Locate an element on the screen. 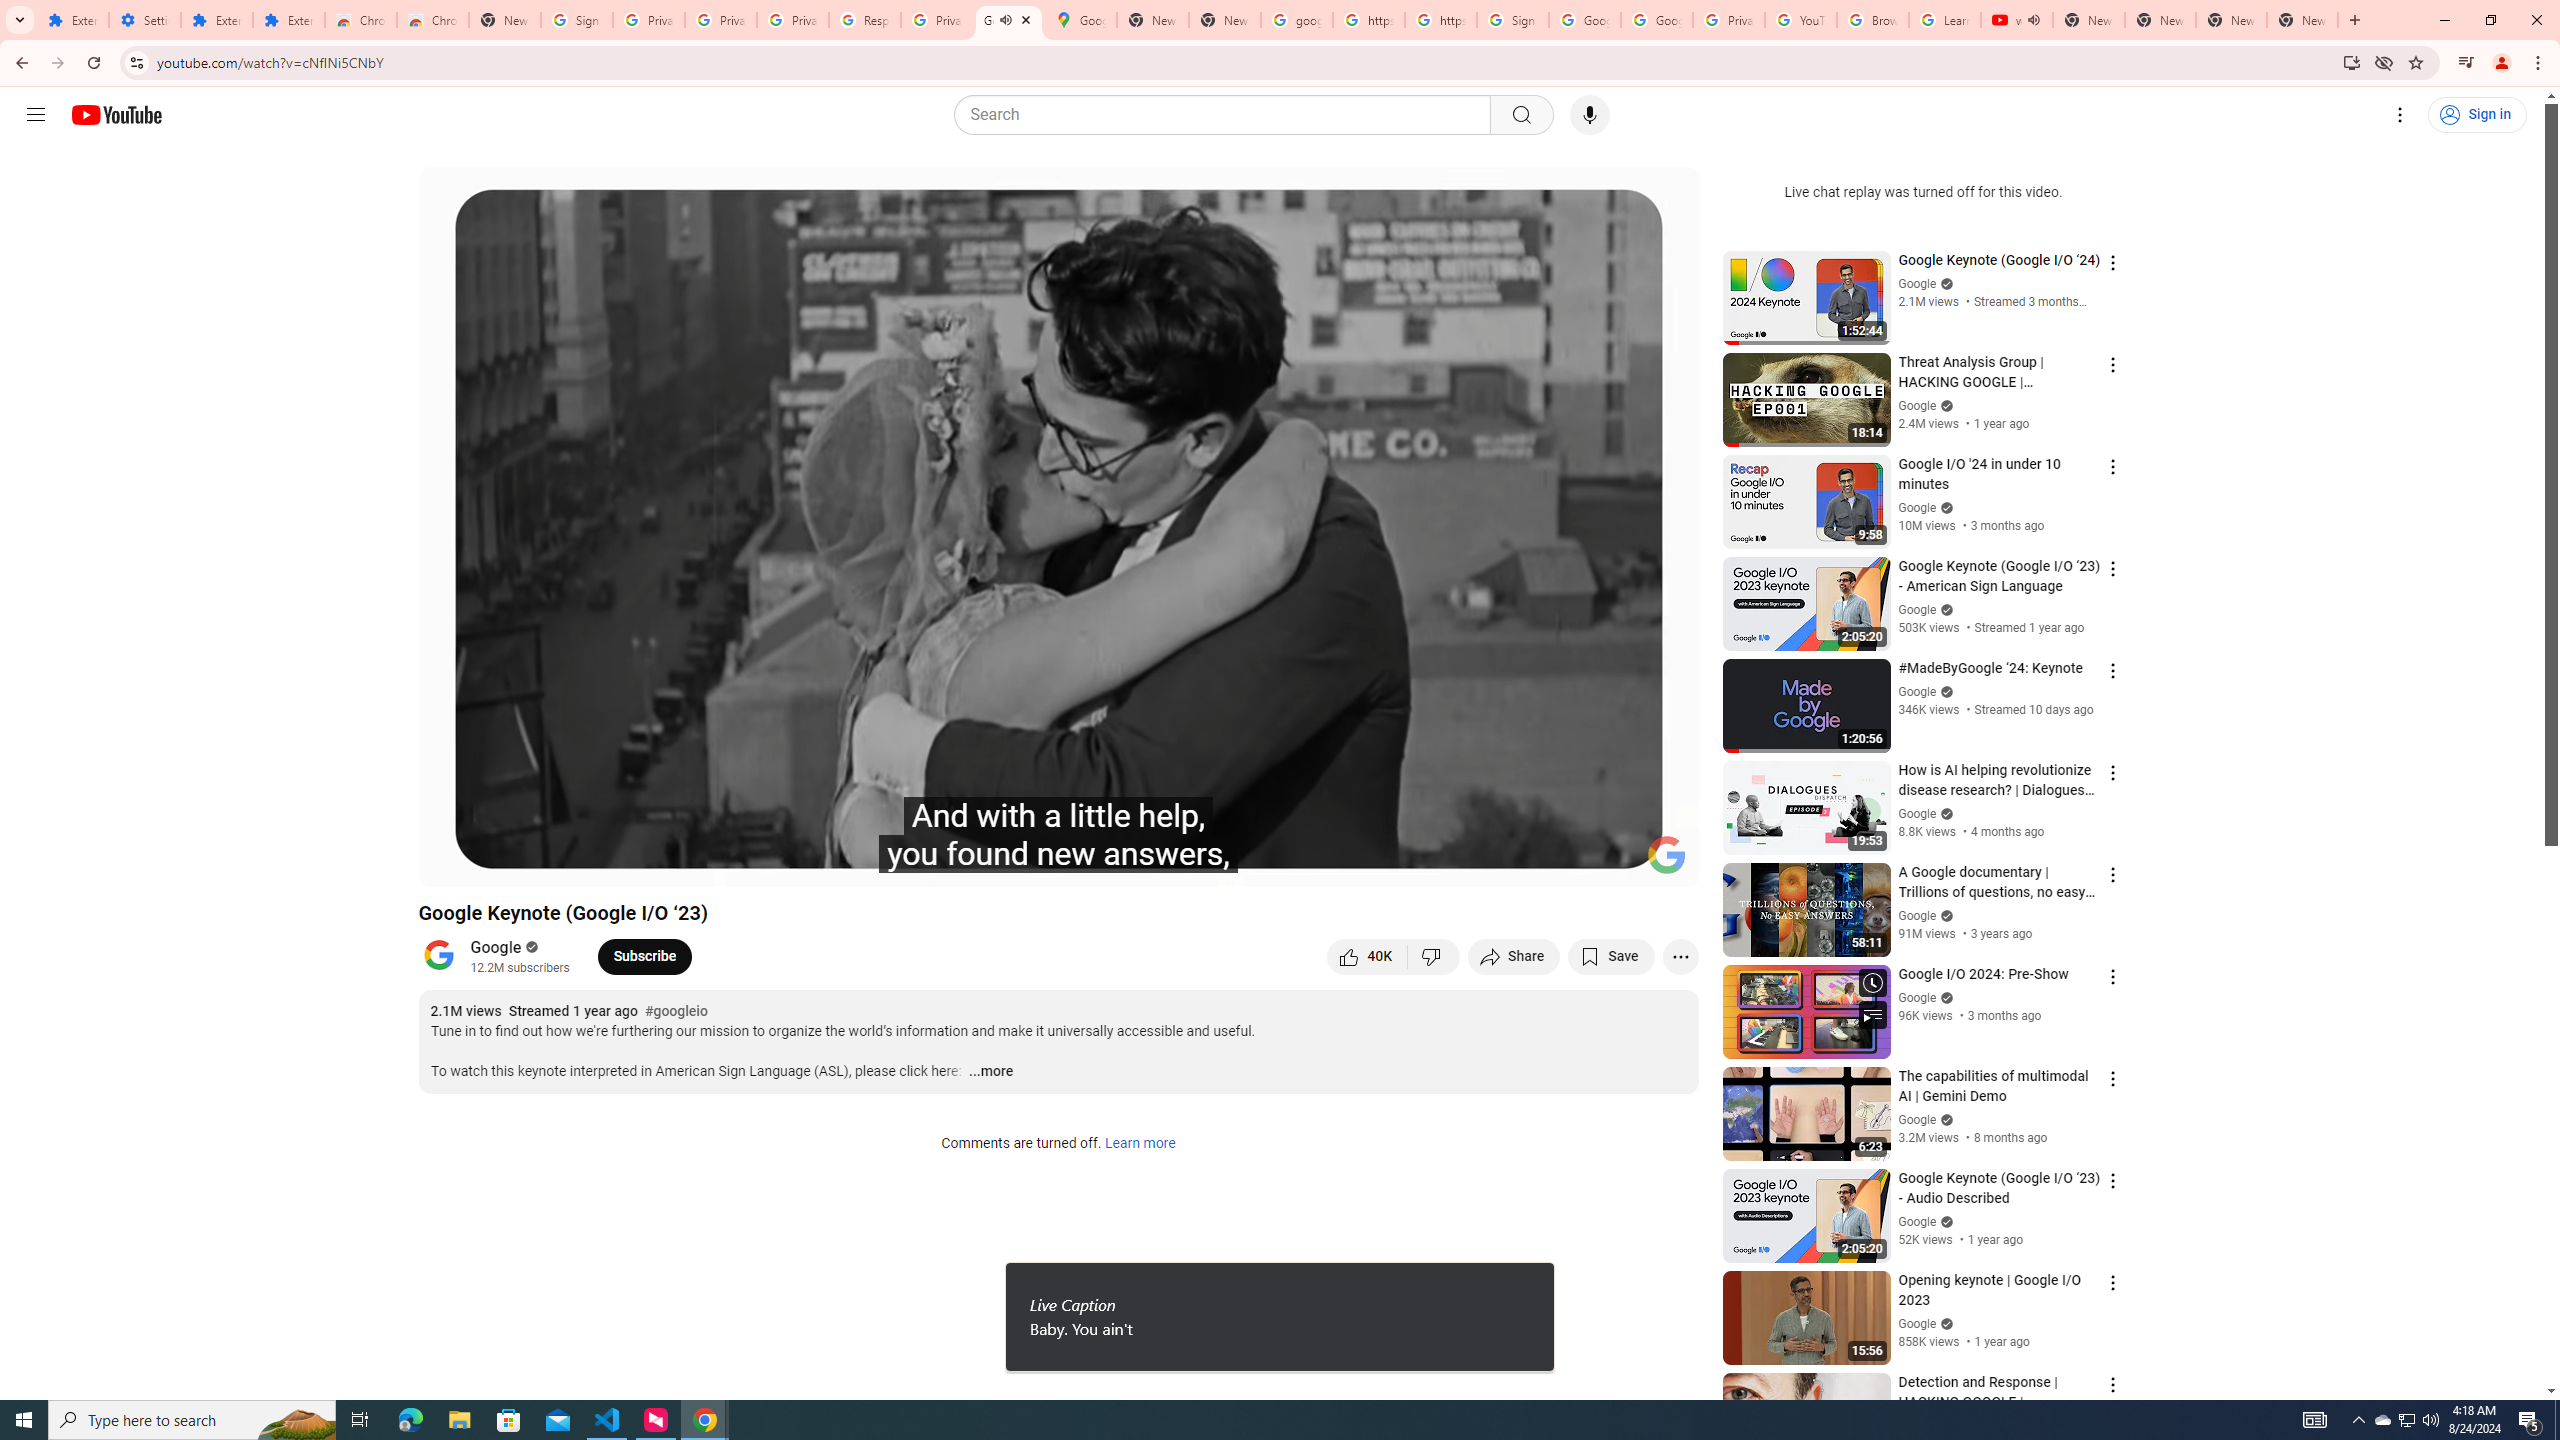  'Subscribe to Google.' is located at coordinates (644, 955).